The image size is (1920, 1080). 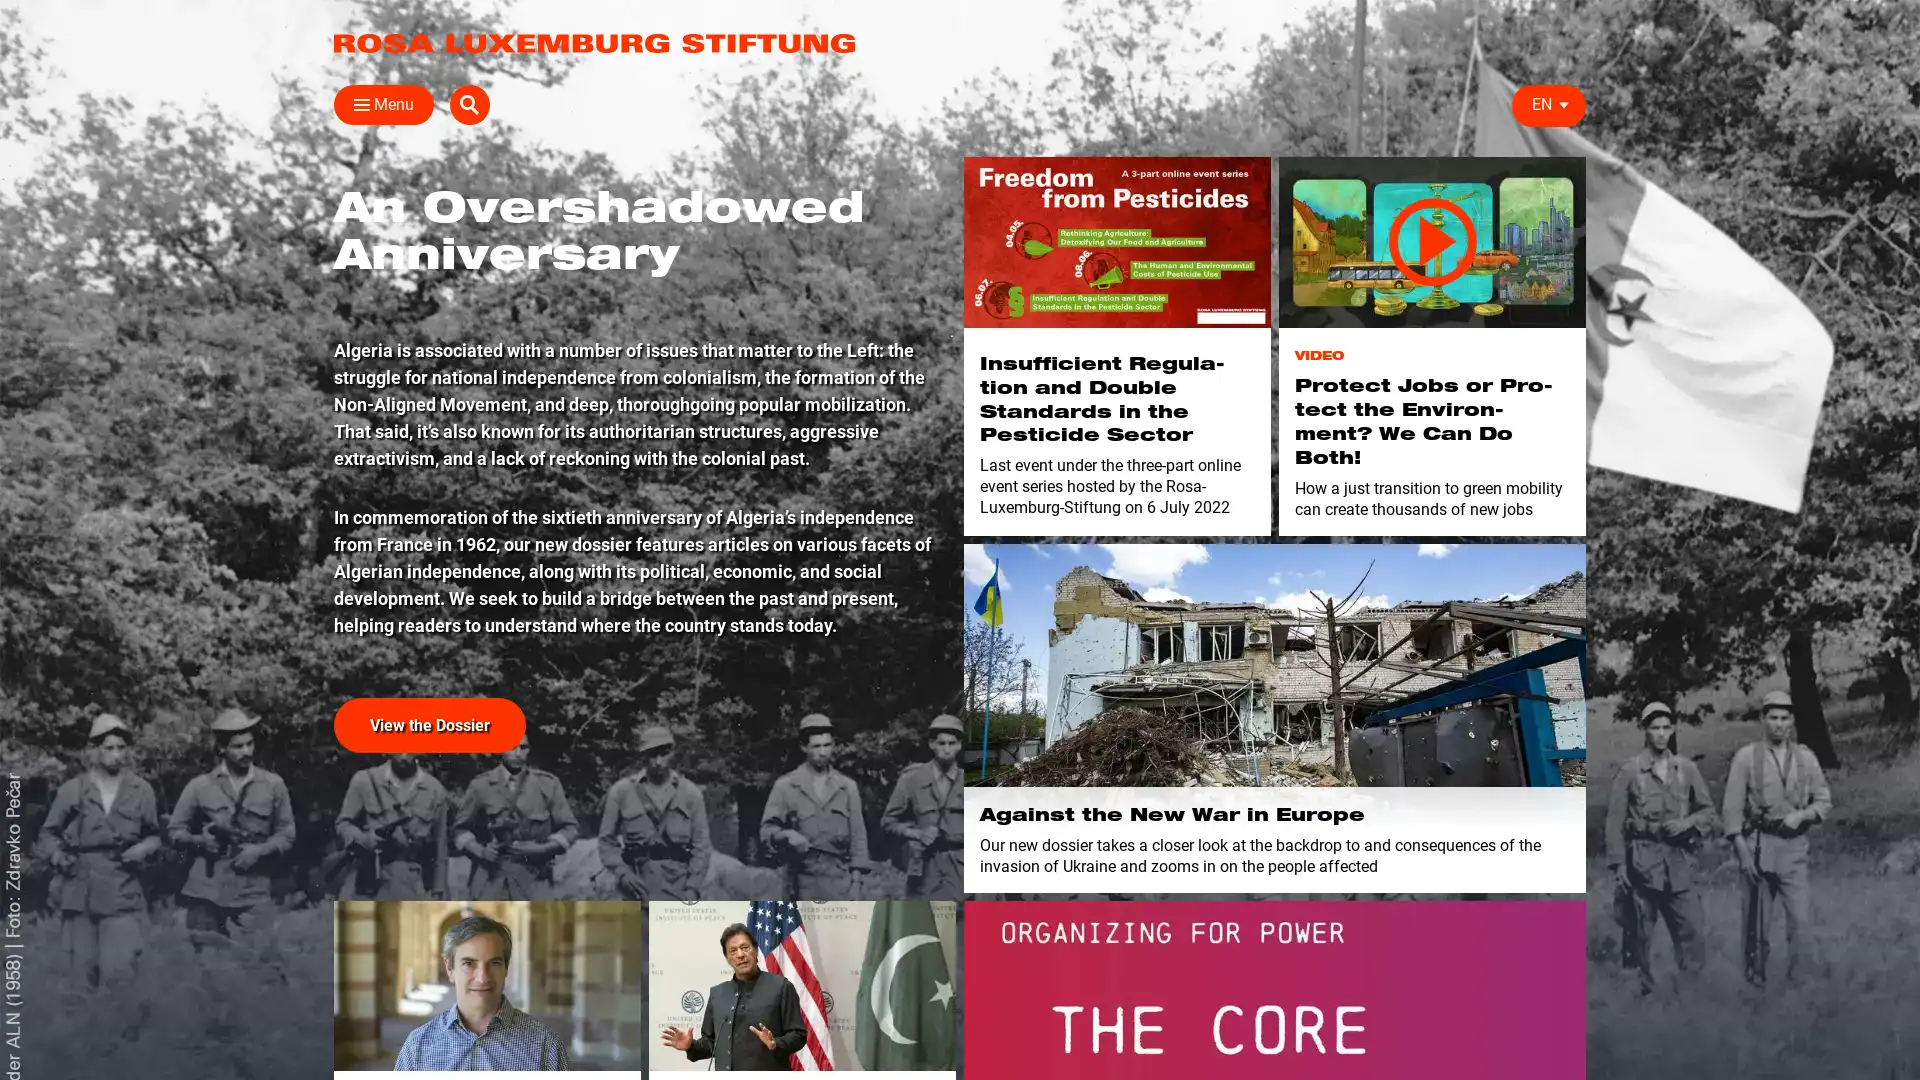 What do you see at coordinates (637, 363) in the screenshot?
I see `Show more / less` at bounding box center [637, 363].